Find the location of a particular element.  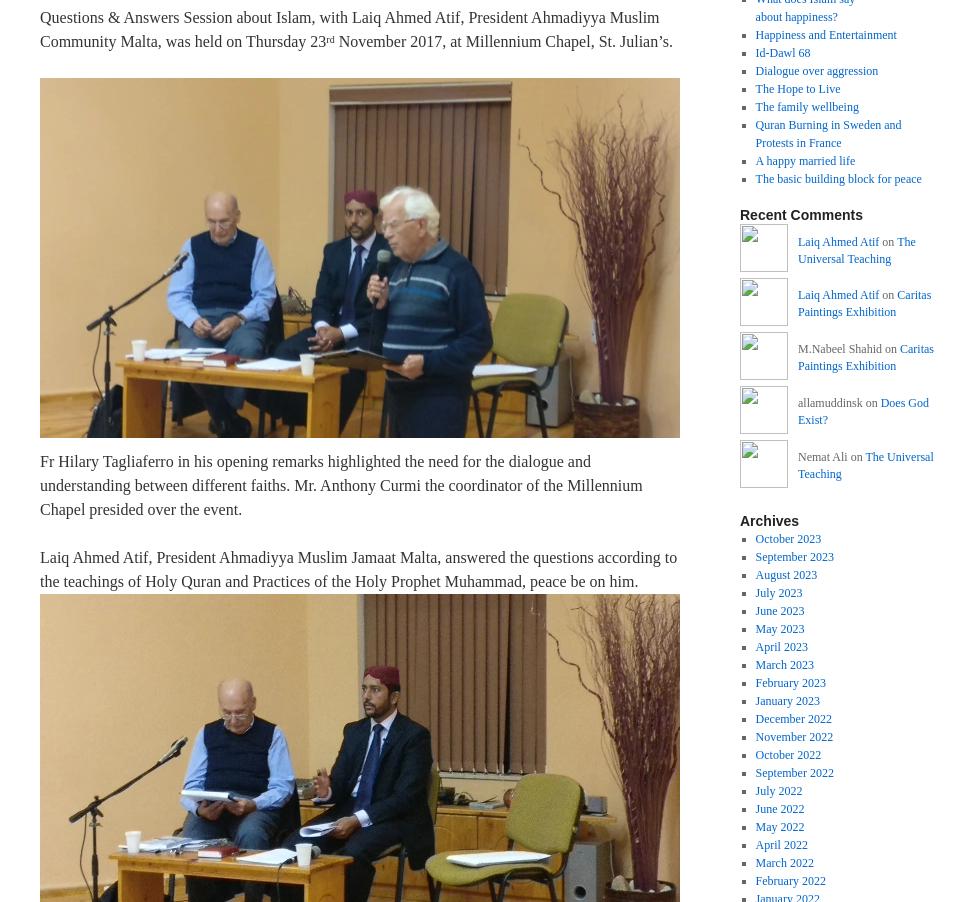

'March 2023' is located at coordinates (754, 662).